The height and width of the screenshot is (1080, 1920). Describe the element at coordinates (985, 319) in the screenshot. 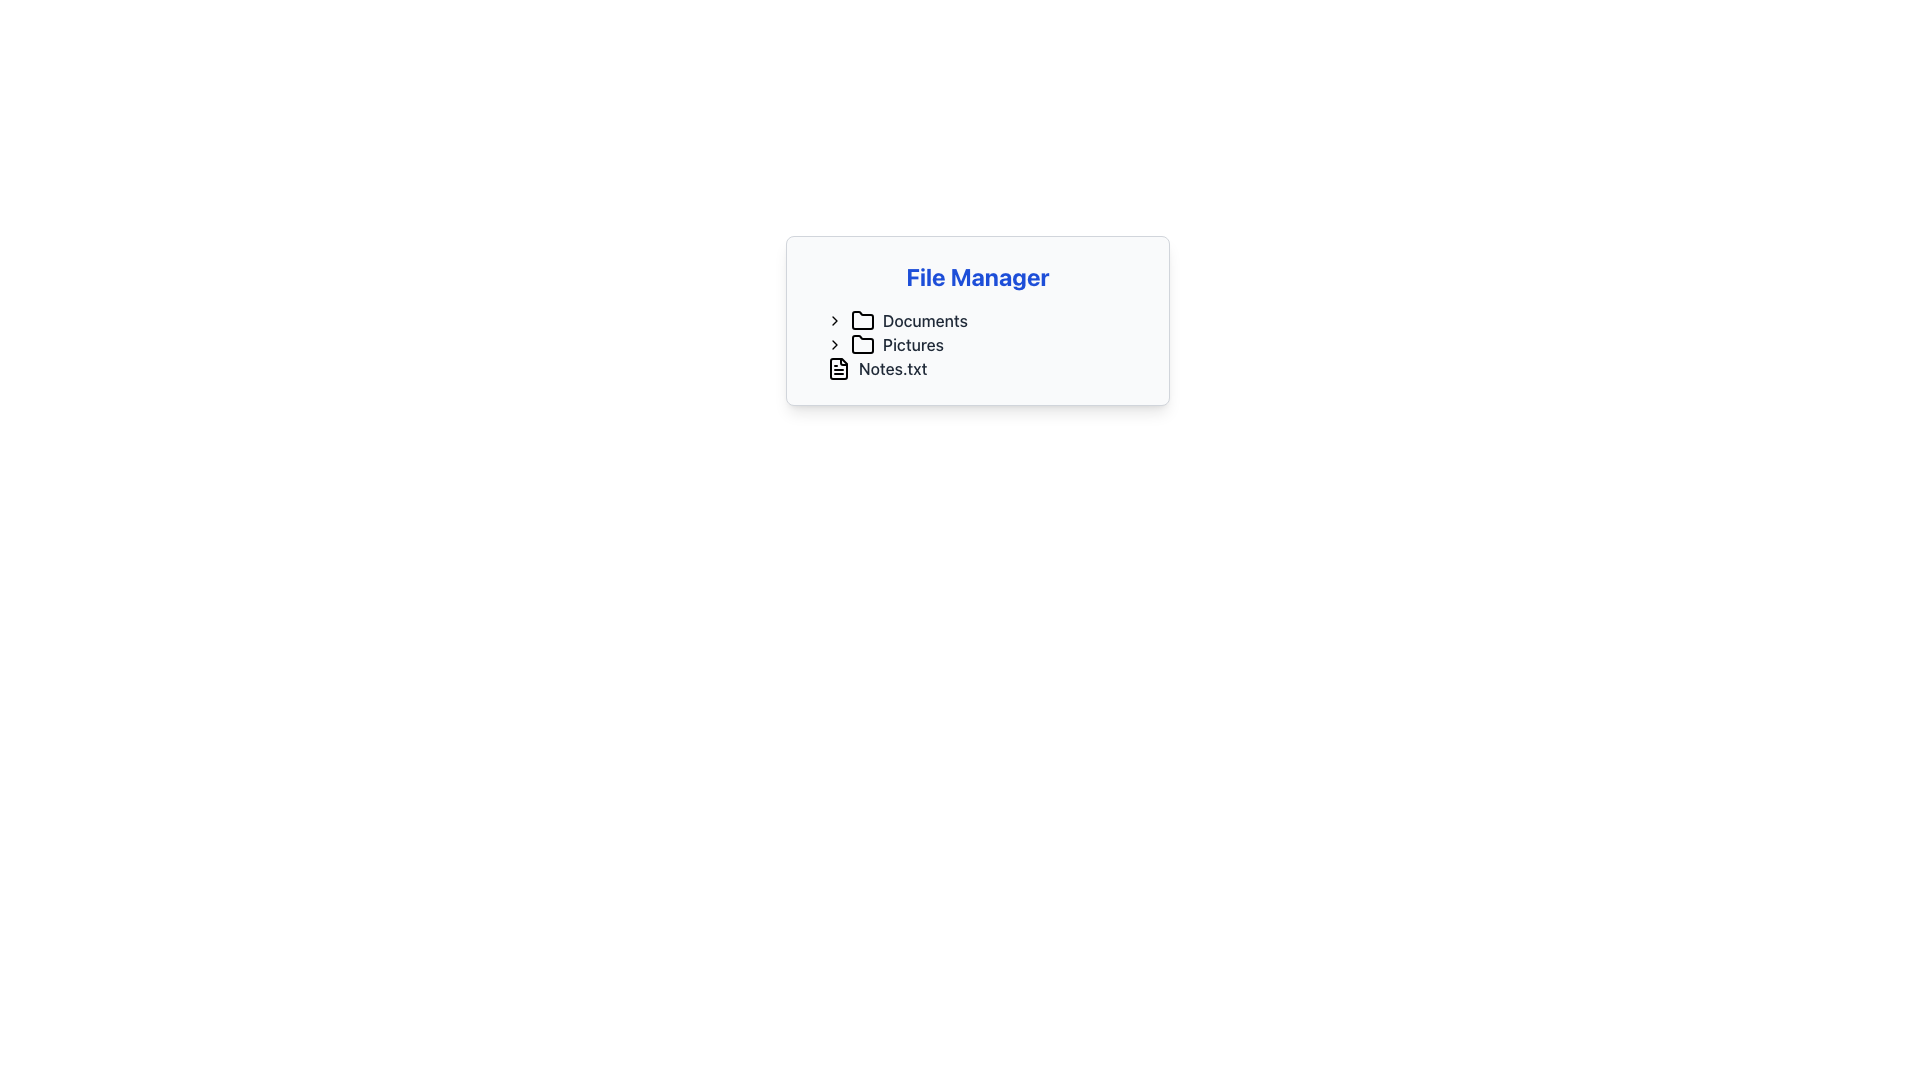

I see `the 'Documents' folder` at that location.